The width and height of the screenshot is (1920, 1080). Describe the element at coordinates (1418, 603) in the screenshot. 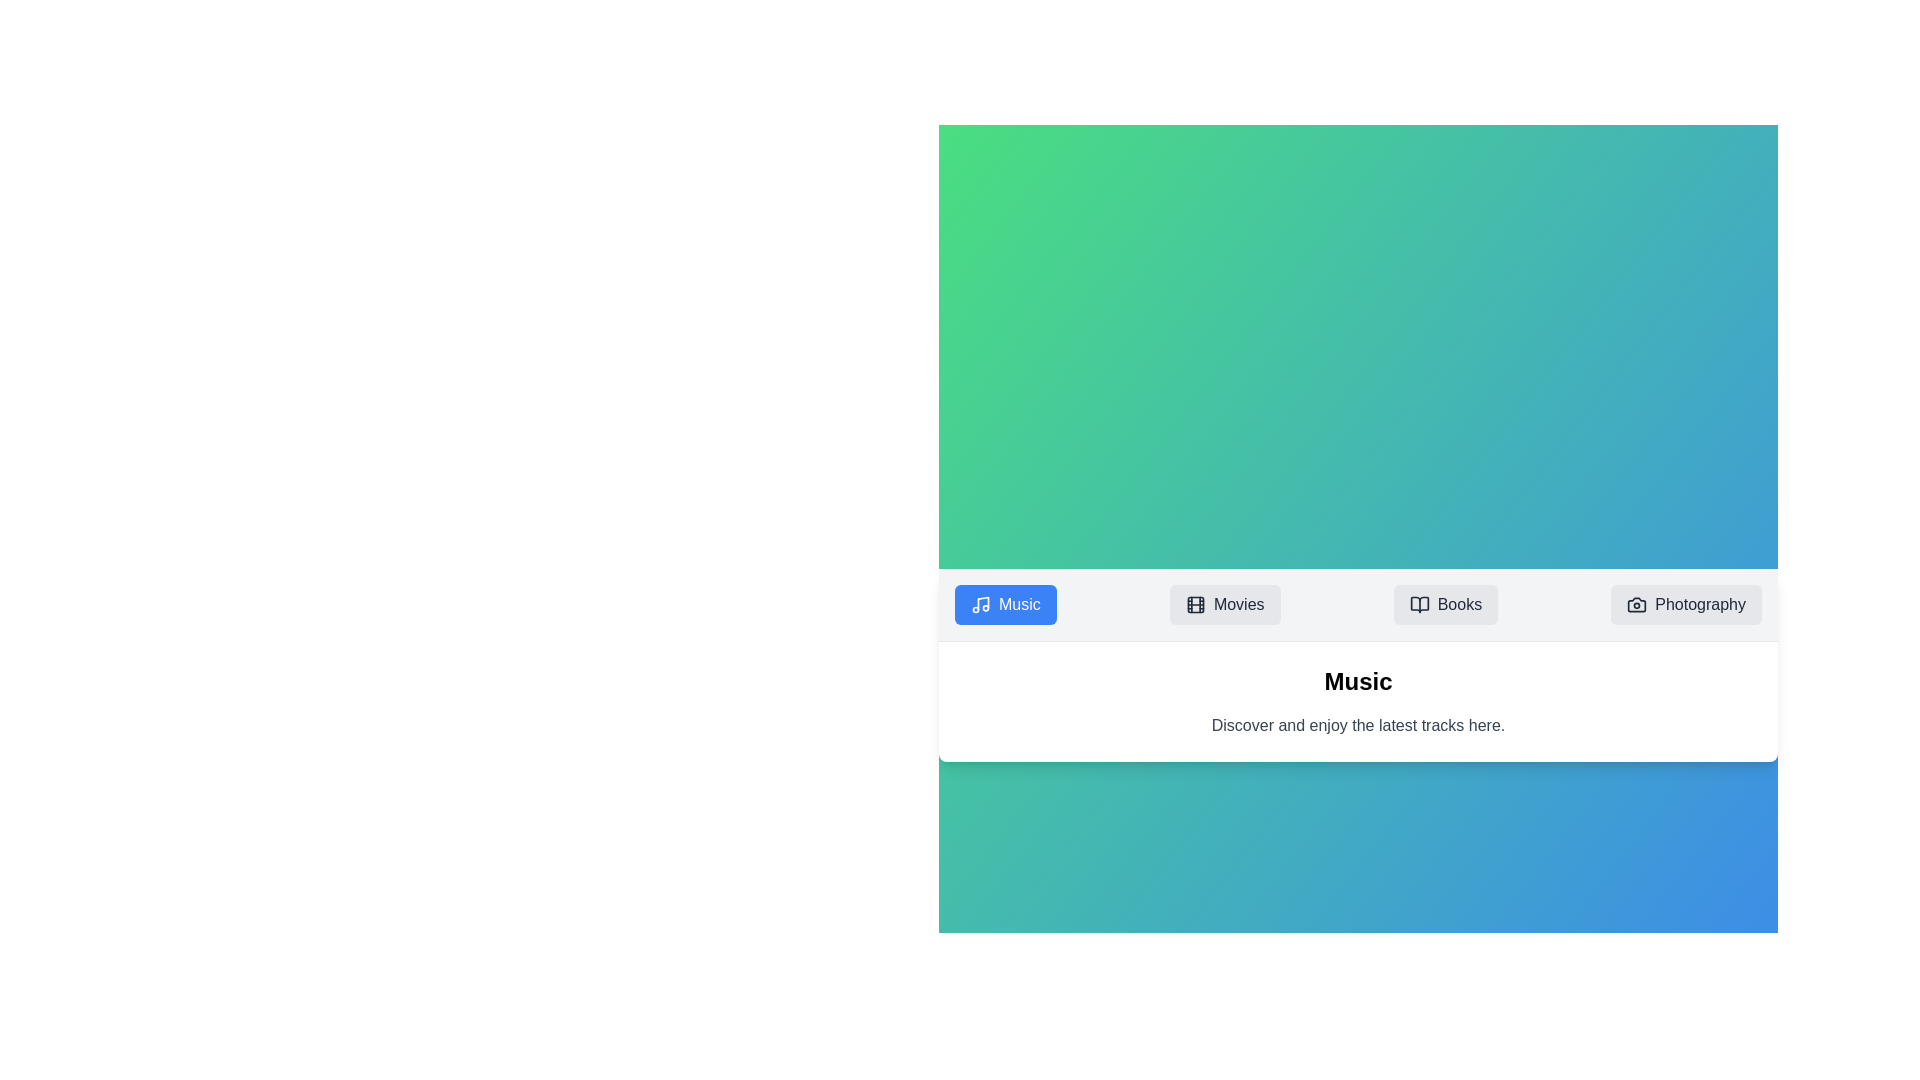

I see `the left part of the open book icon in the 'Books' tab section, which is styled in a minimalistic line-based design and located between the 'Movies' and 'Photography' tabs` at that location.